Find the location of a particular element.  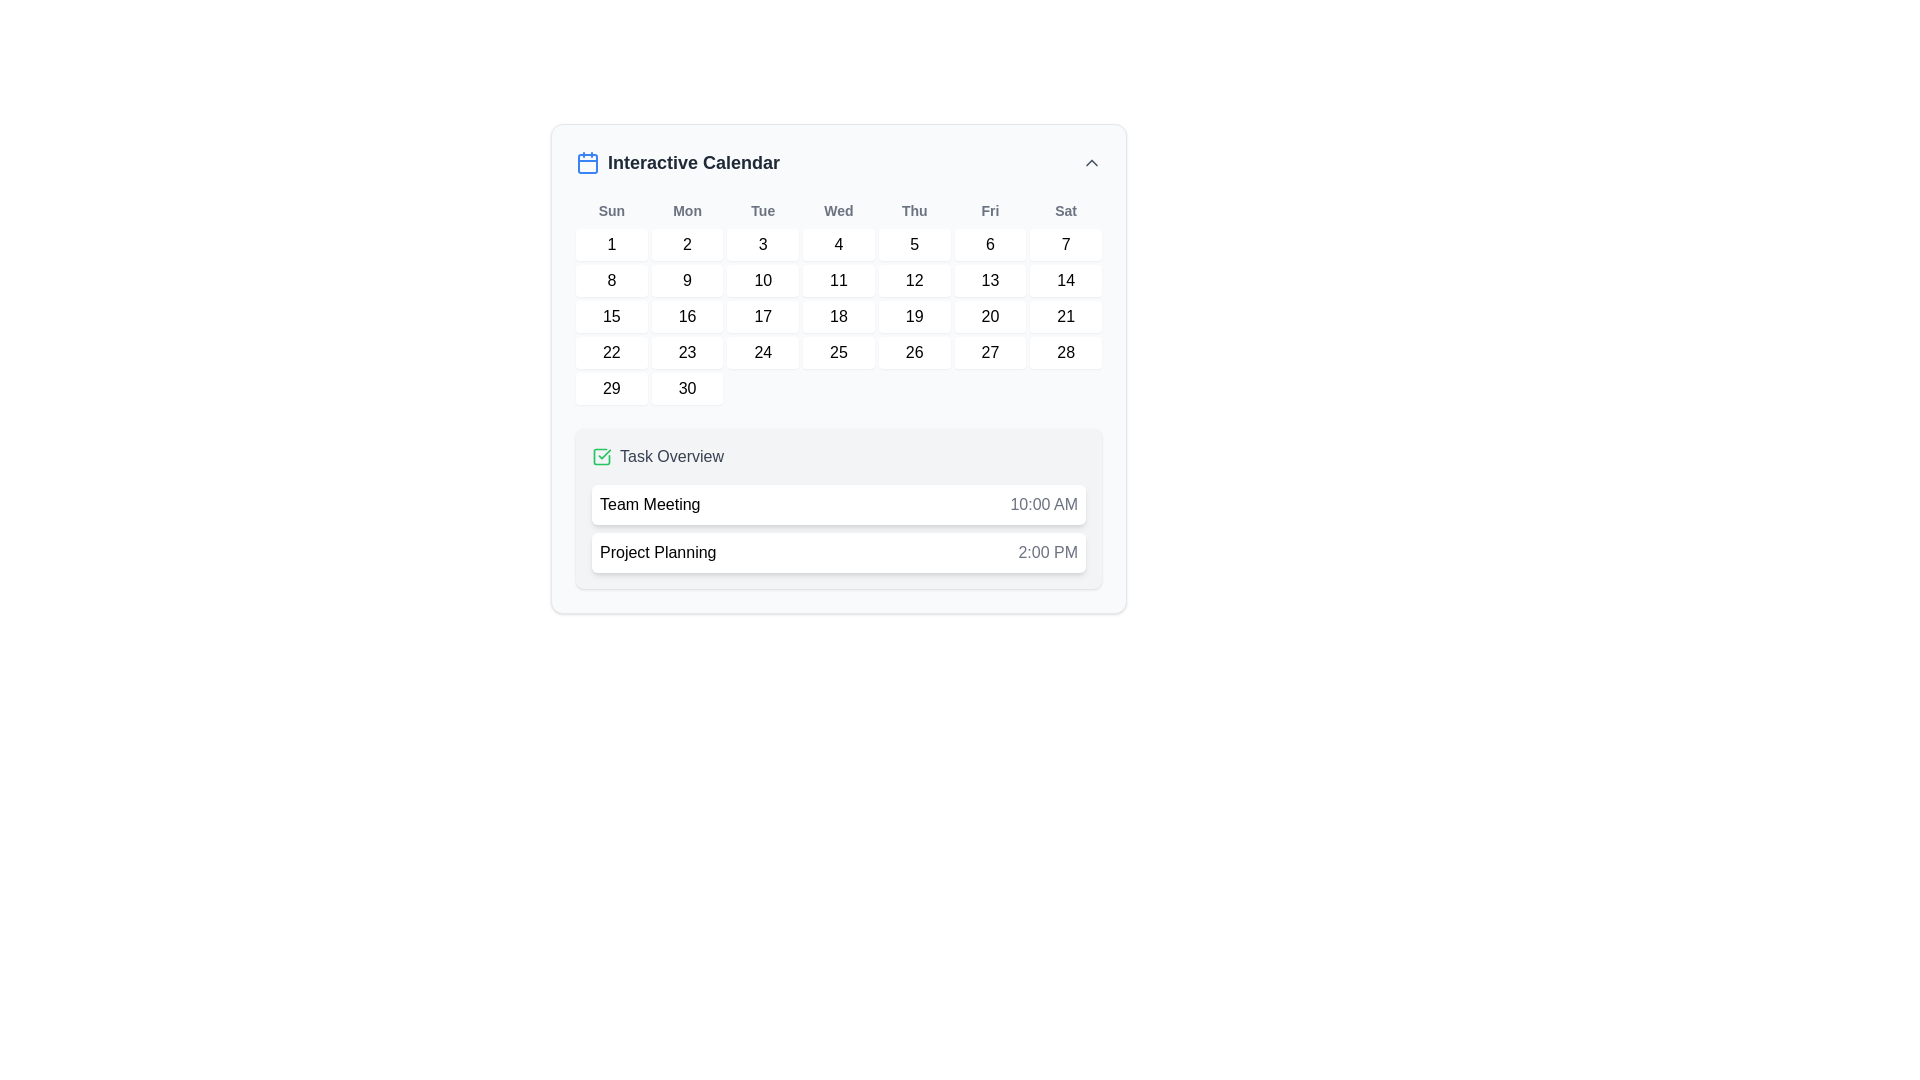

the static text label for Saturday, which is the last label in the row of weekday labels in the calendar header is located at coordinates (1065, 211).